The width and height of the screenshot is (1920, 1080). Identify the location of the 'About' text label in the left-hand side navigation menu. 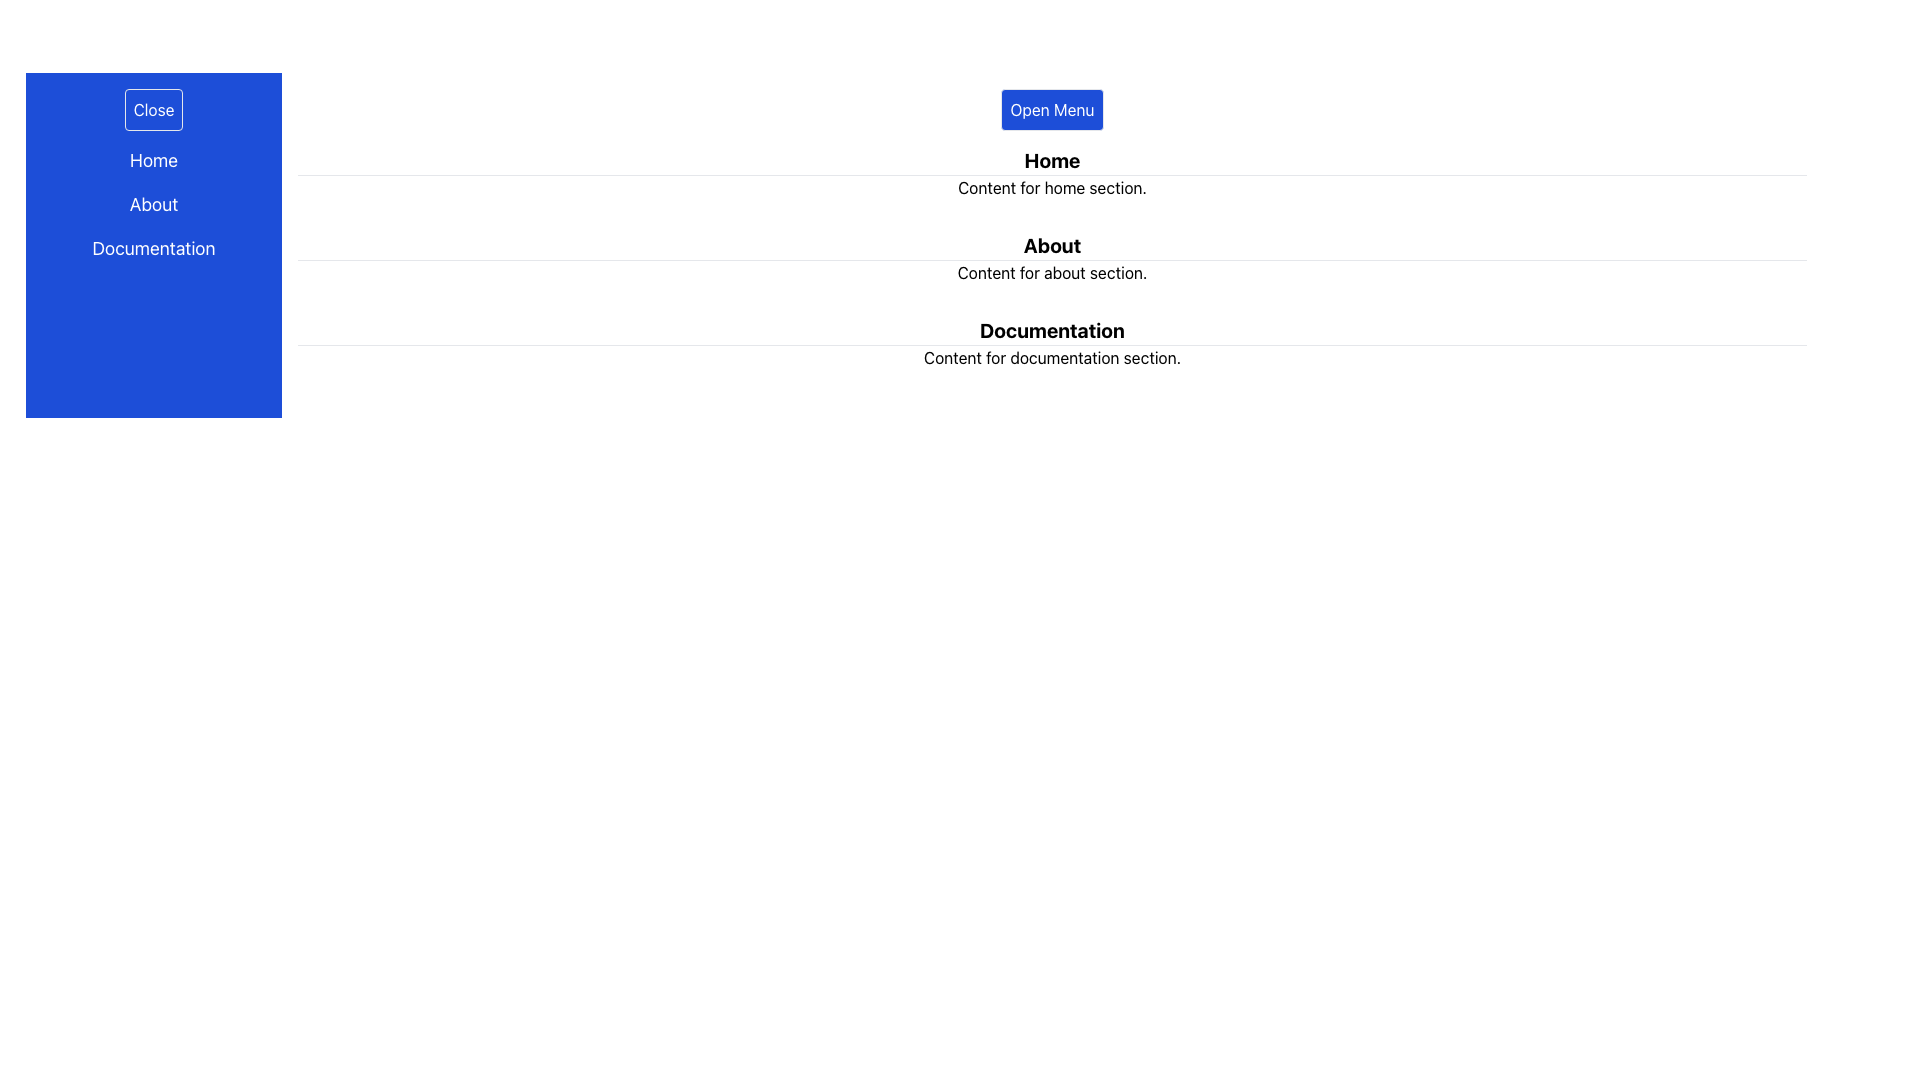
(152, 204).